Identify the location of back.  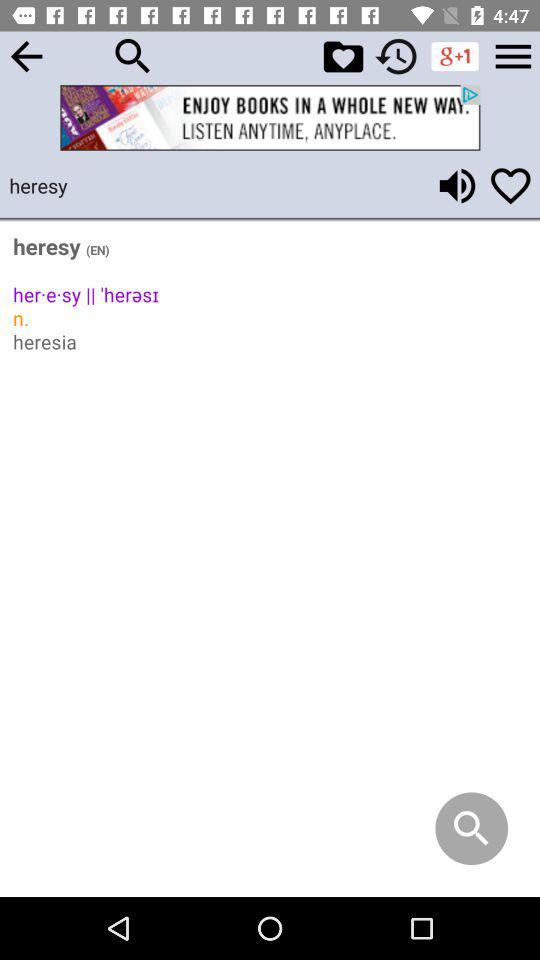
(25, 55).